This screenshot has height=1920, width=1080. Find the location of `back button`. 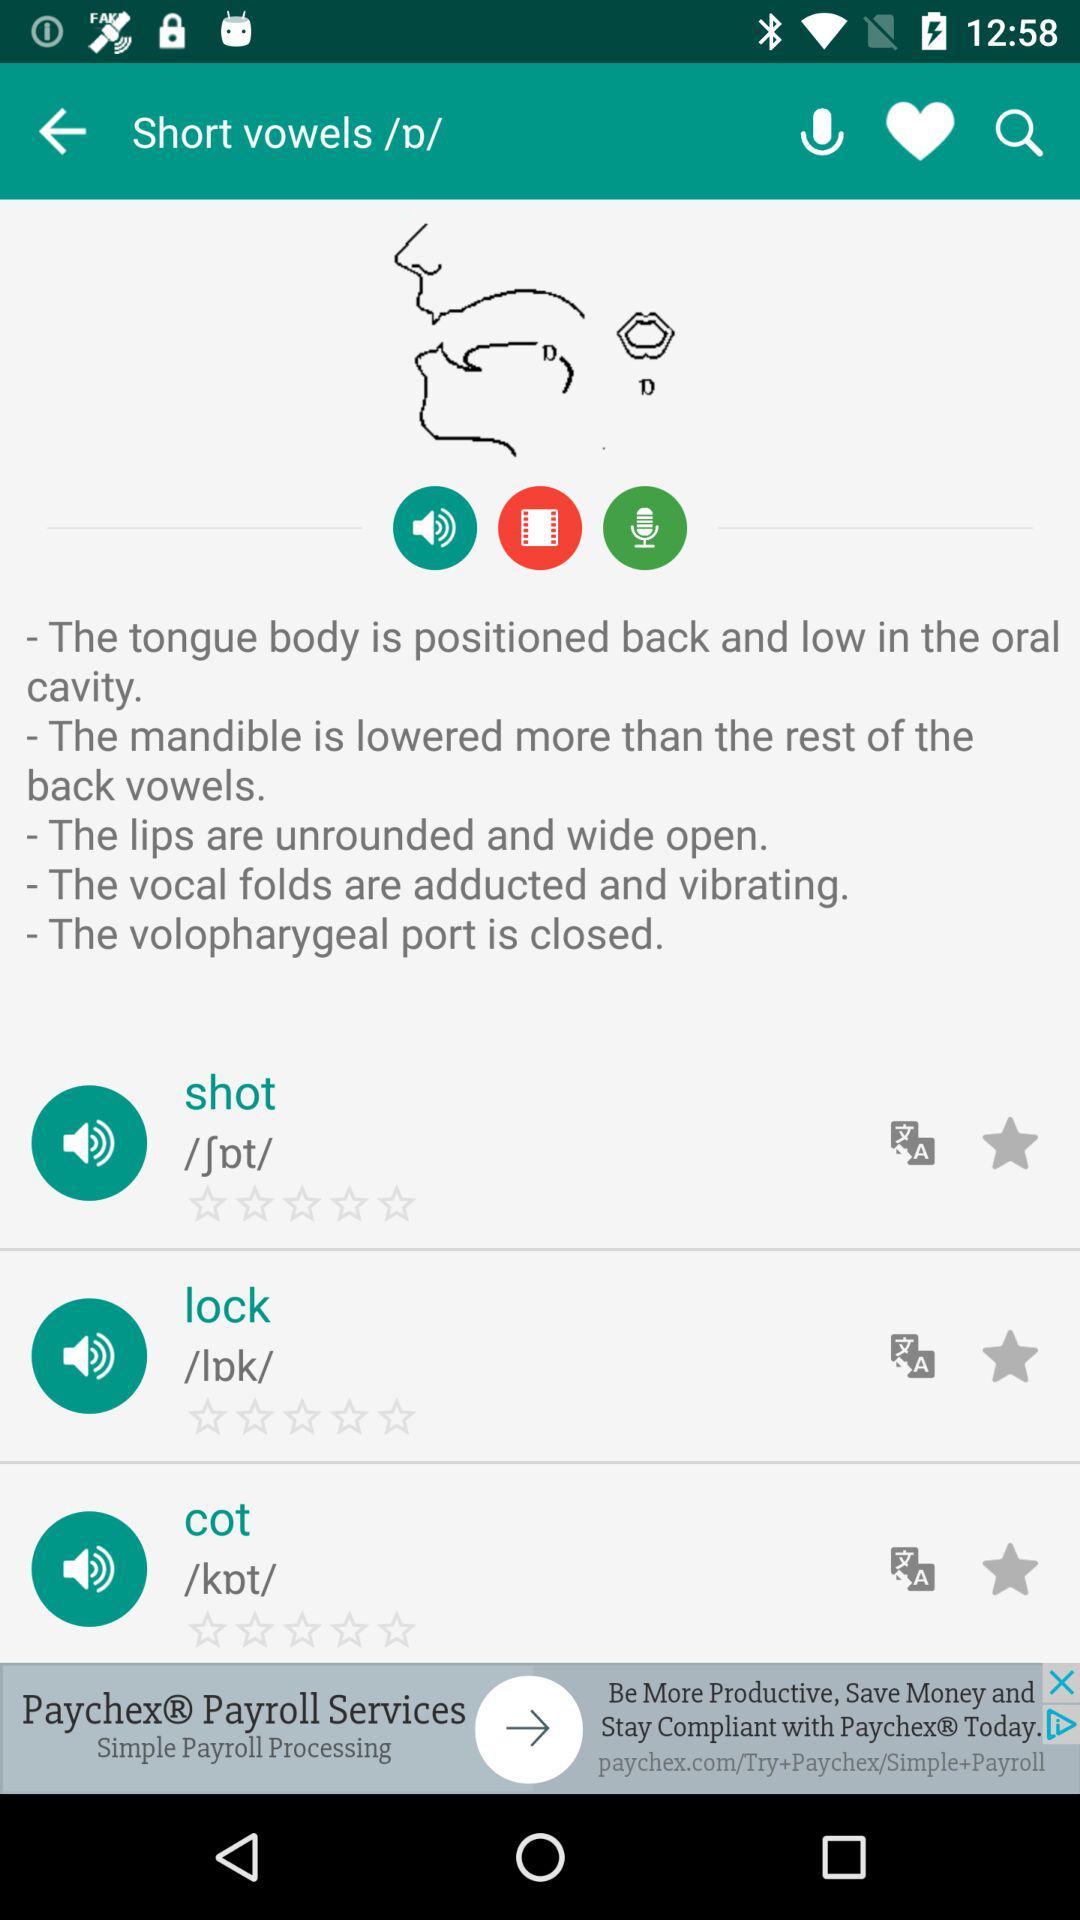

back button is located at coordinates (61, 130).